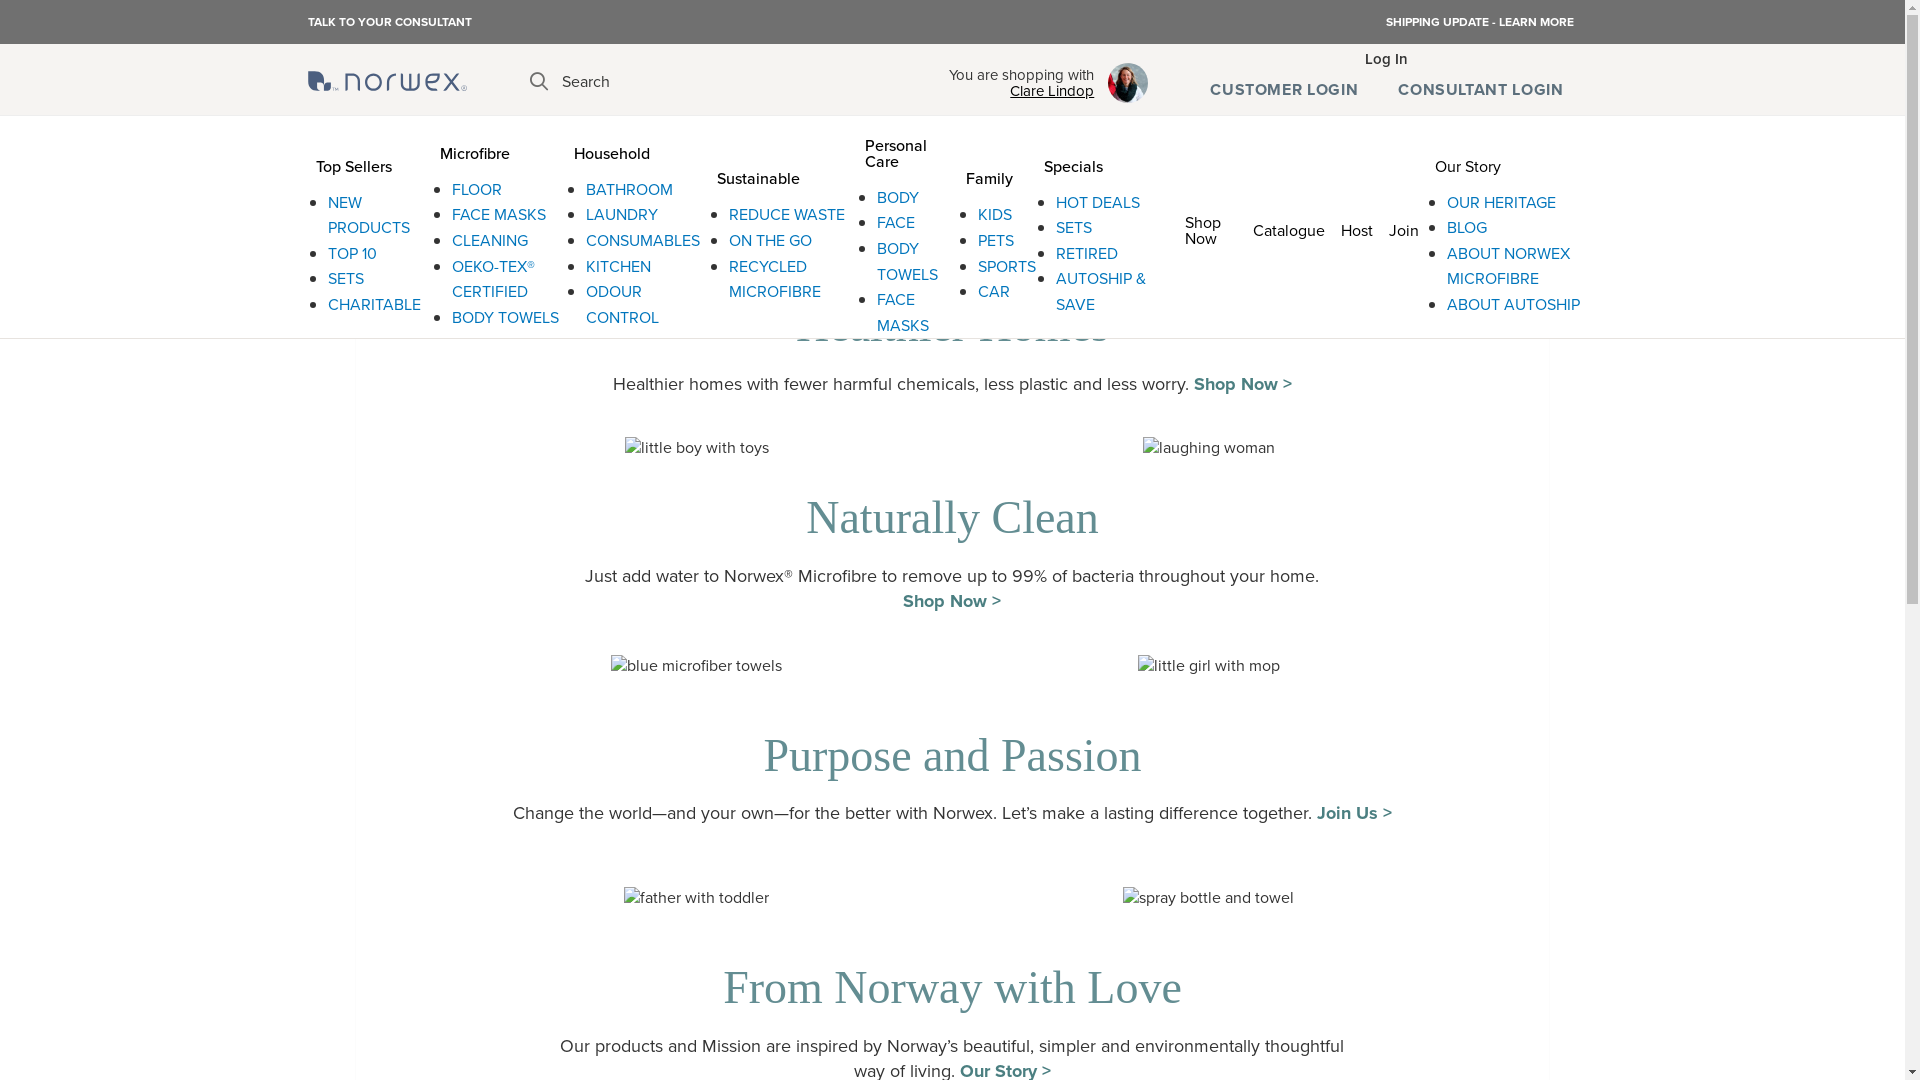 The height and width of the screenshot is (1080, 1920). I want to click on 'BODY TOWELS', so click(450, 316).